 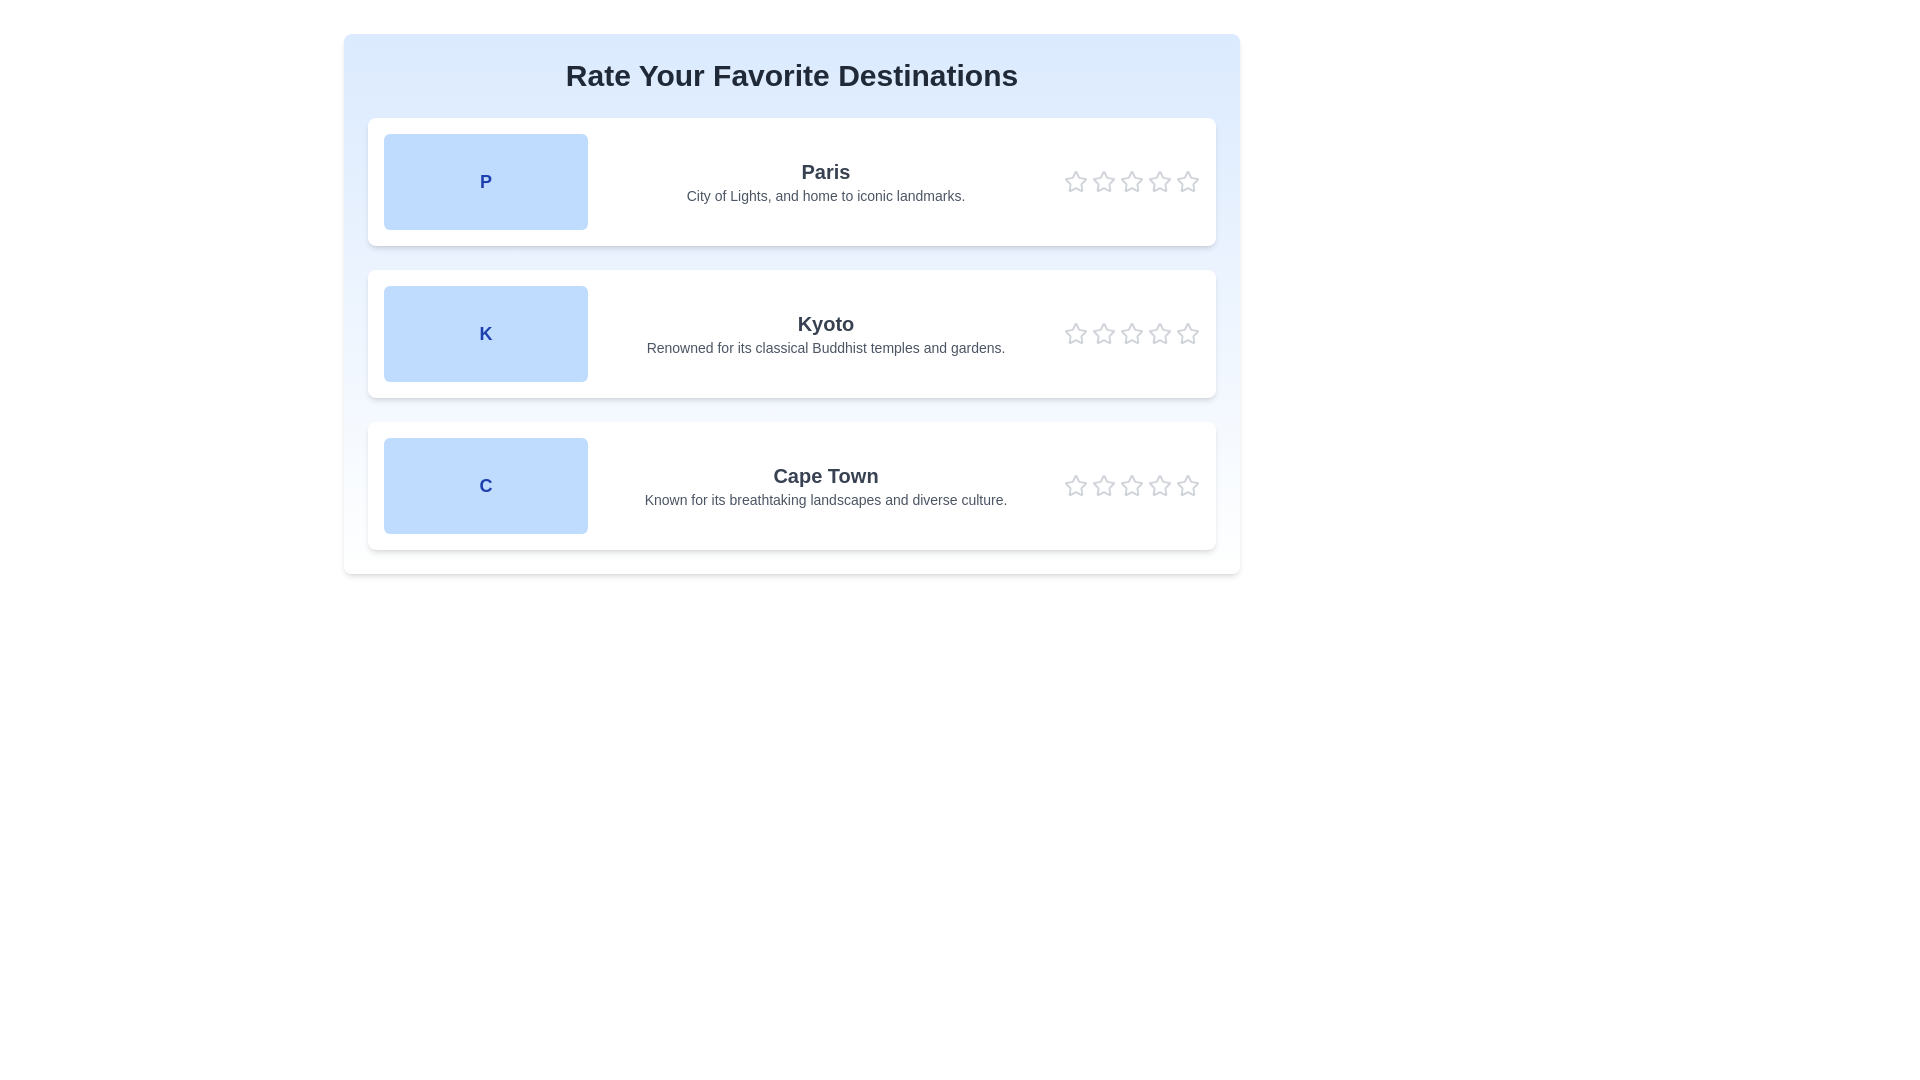 I want to click on the first star-shaped rating icon in the horizontal array to the right of the 'Paris' label, so click(x=1074, y=181).